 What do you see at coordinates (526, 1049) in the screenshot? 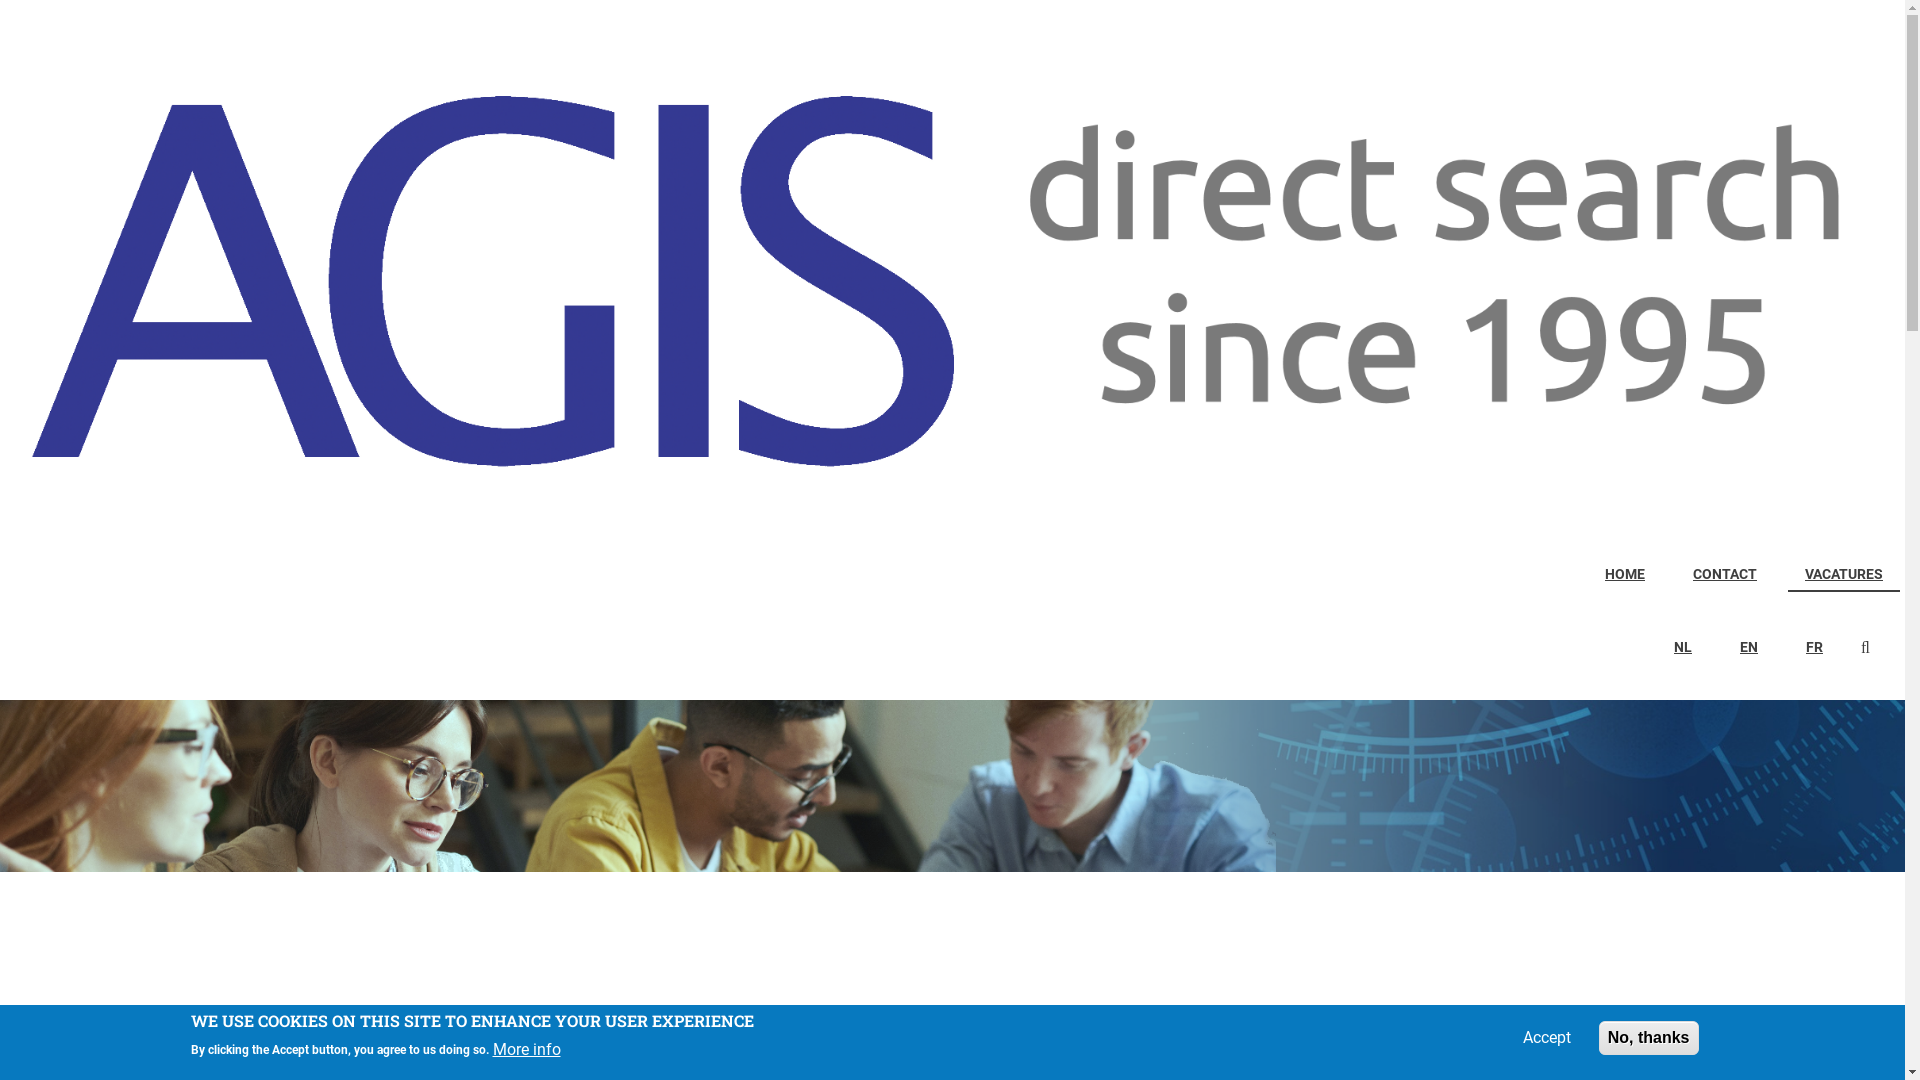
I see `'More info'` at bounding box center [526, 1049].